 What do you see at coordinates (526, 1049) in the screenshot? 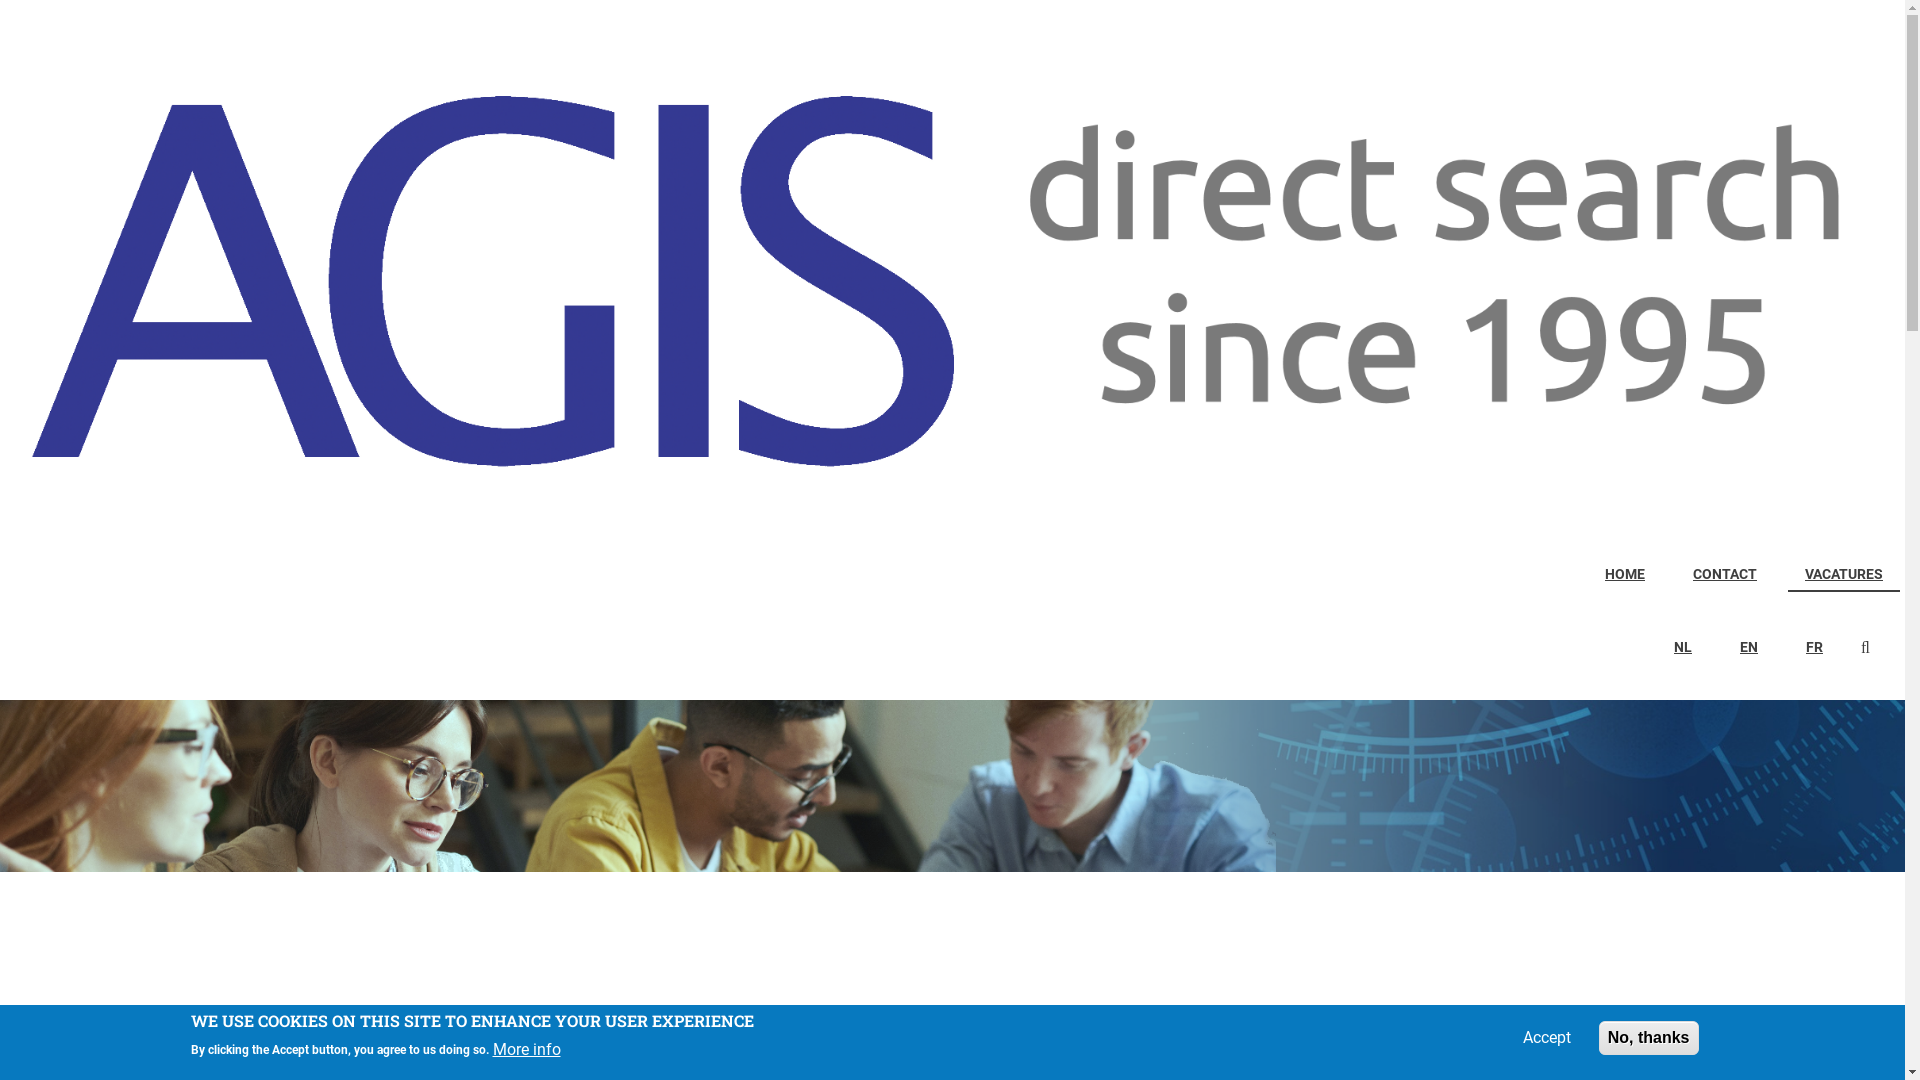
I see `'More info'` at bounding box center [526, 1049].